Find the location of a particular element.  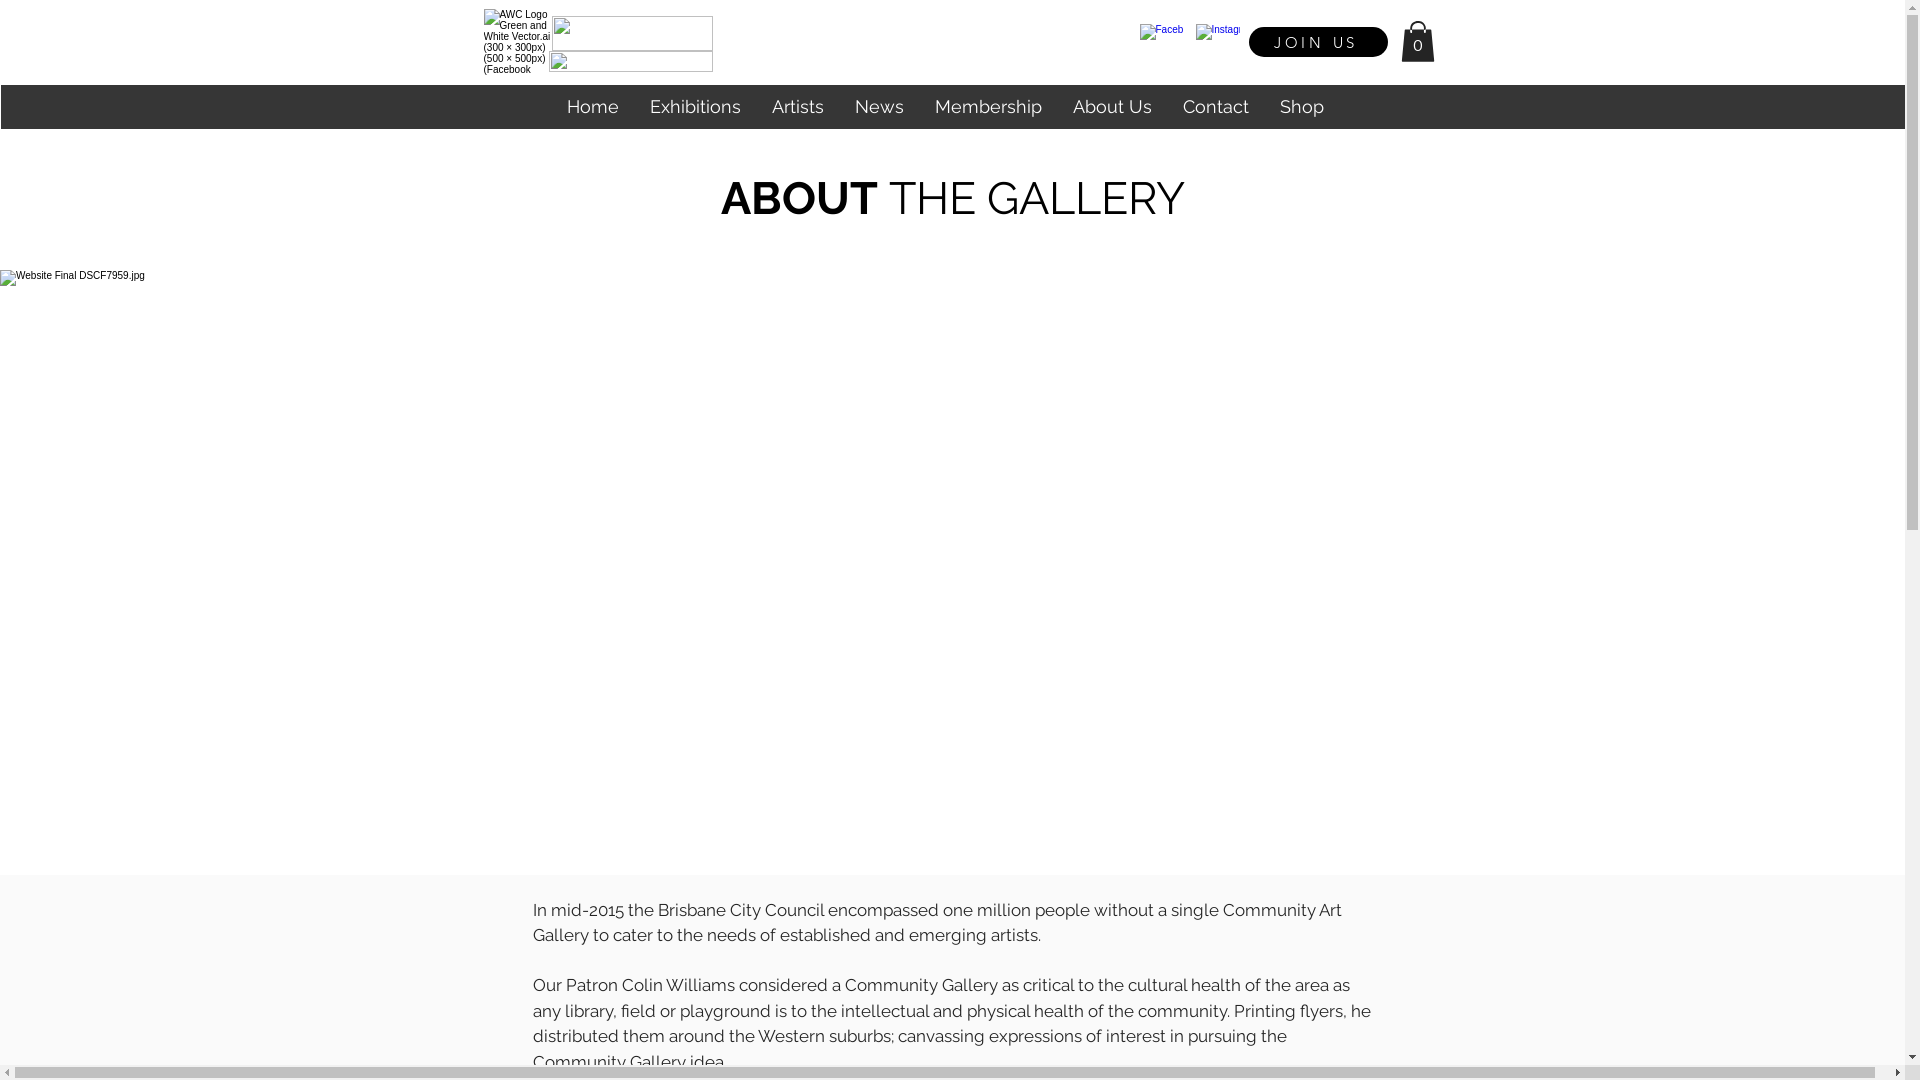

'Membership' is located at coordinates (987, 107).